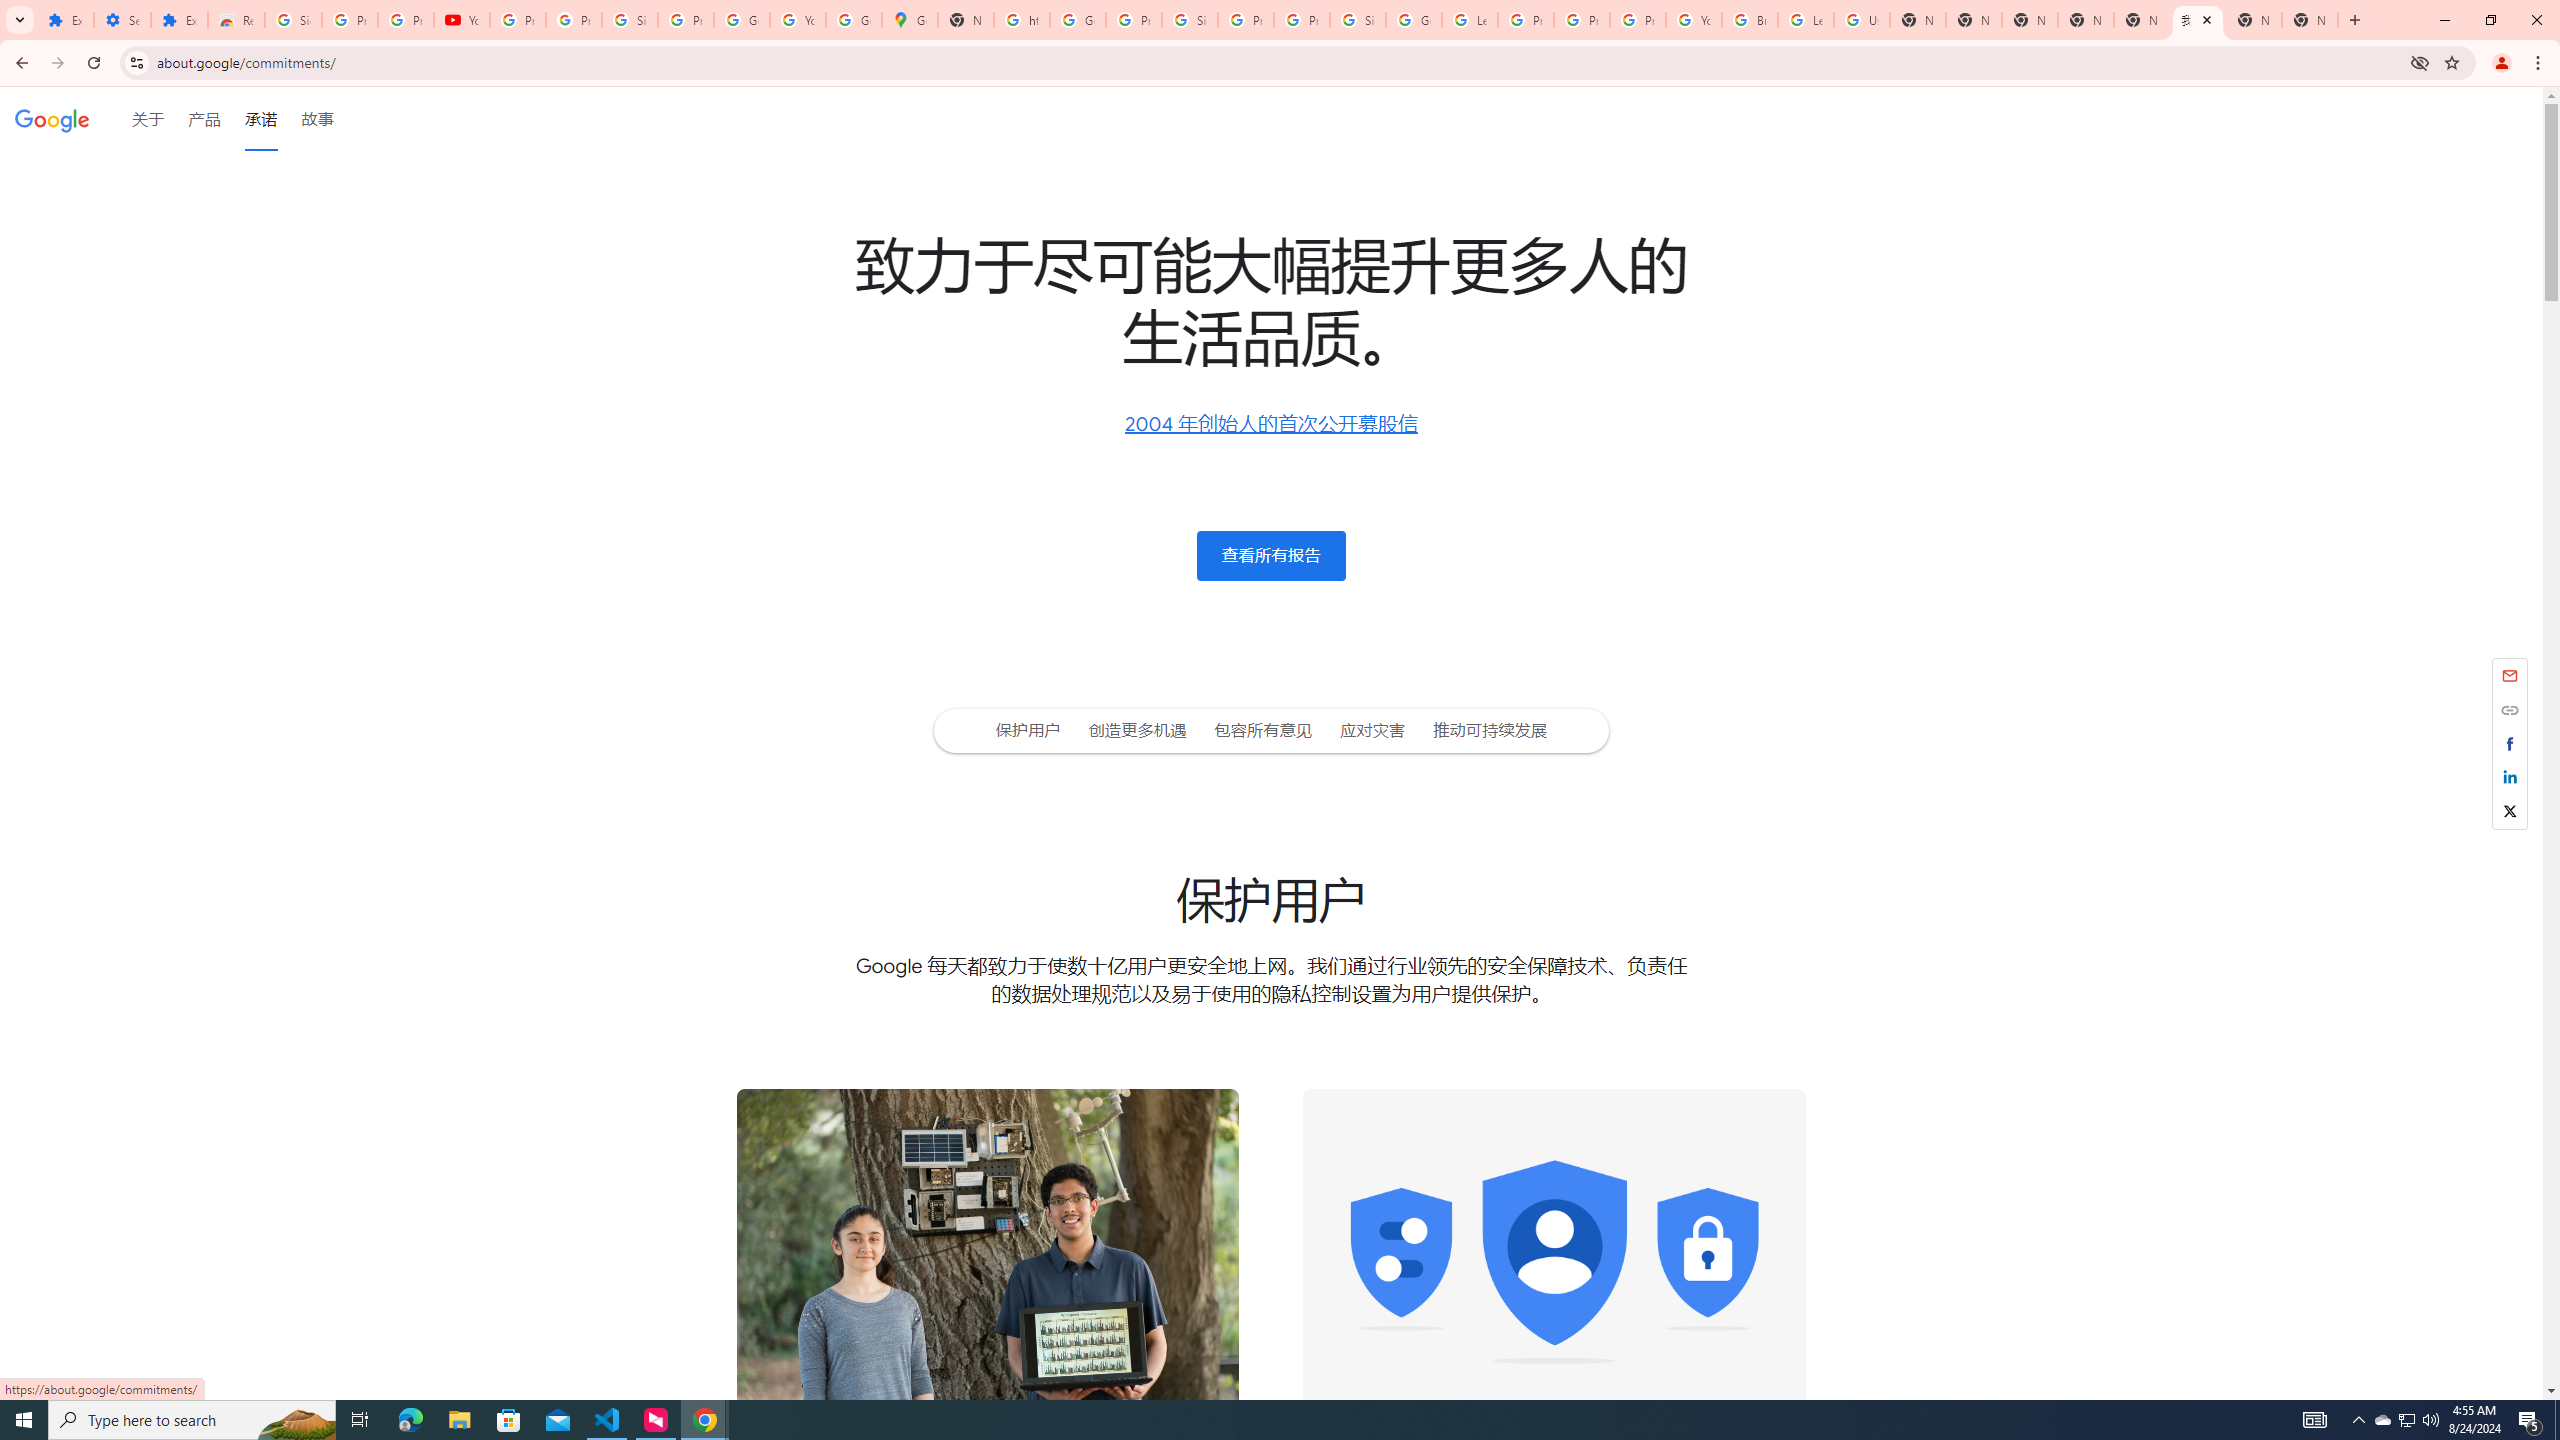 The height and width of the screenshot is (1440, 2560). Describe the element at coordinates (1189, 19) in the screenshot. I see `'Sign in - Google Accounts'` at that location.